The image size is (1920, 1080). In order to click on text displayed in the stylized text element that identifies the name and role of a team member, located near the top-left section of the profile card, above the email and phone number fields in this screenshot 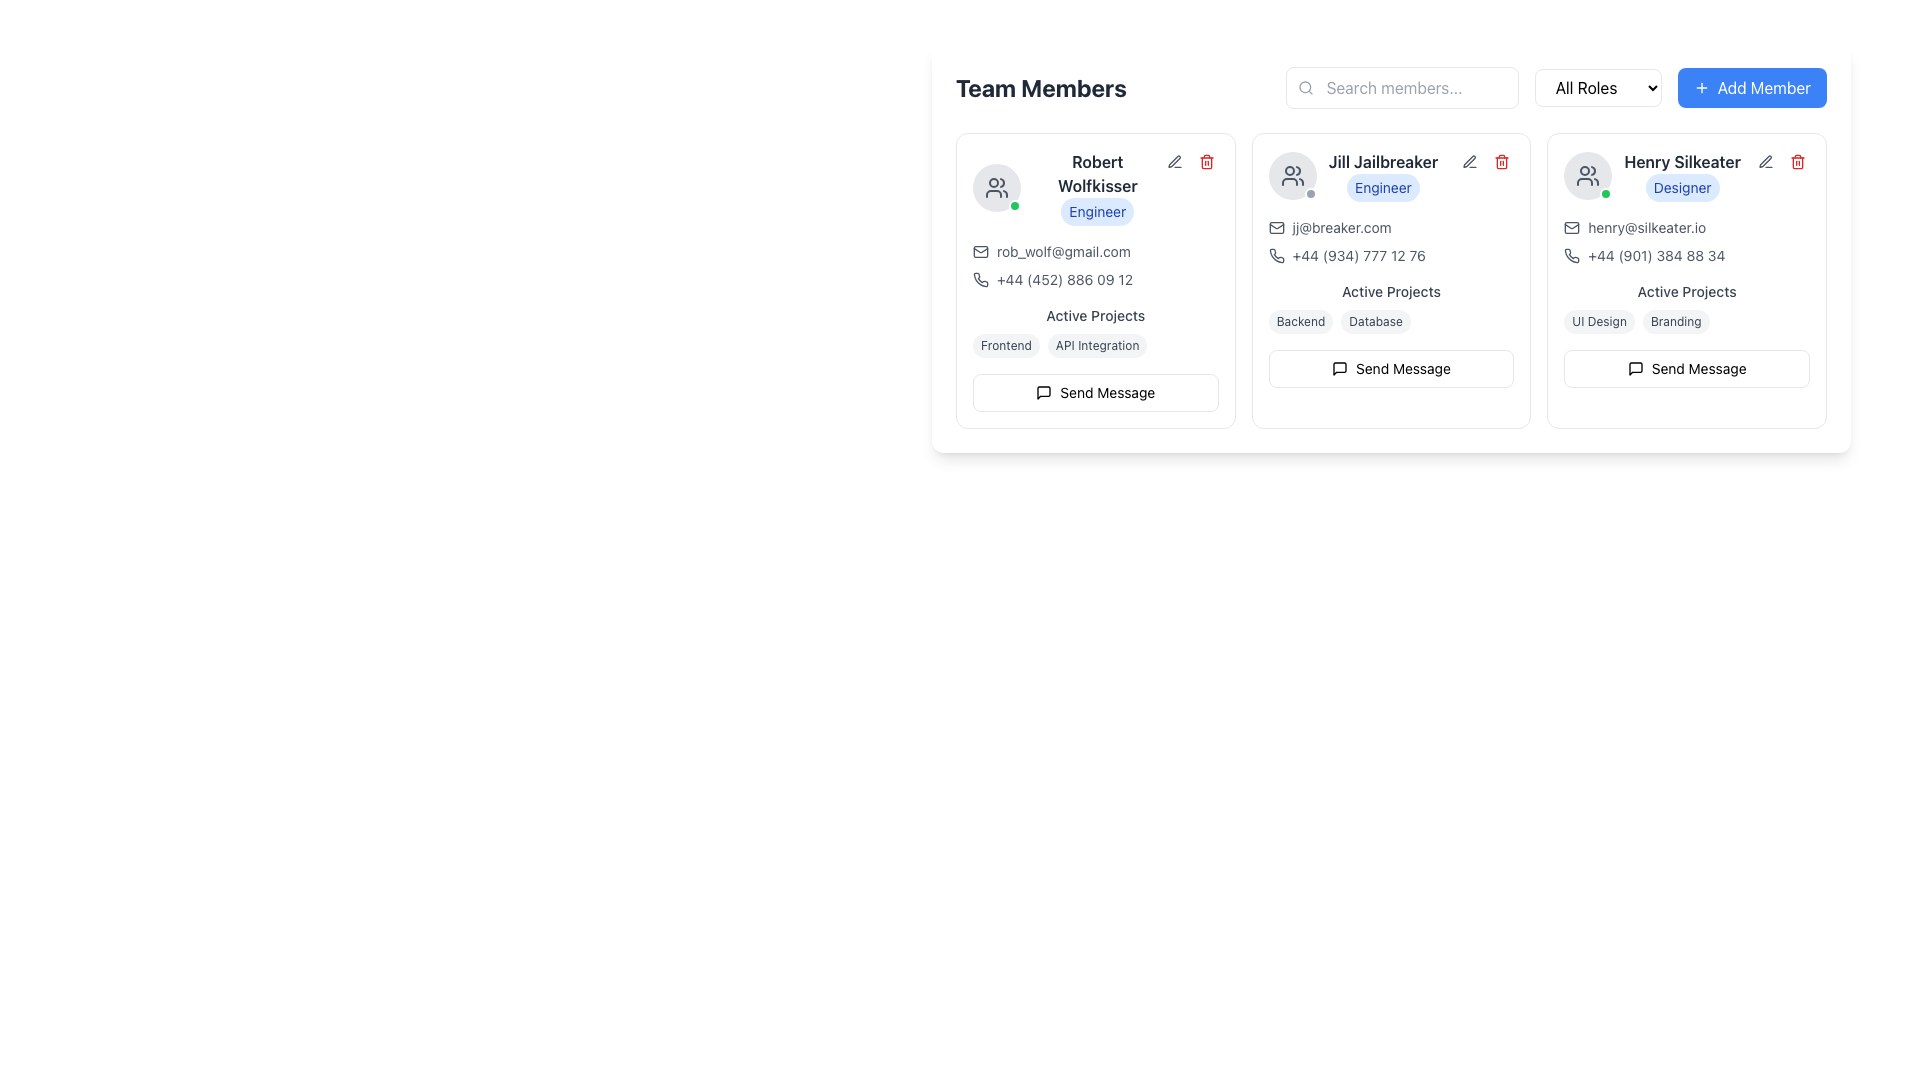, I will do `click(1094, 188)`.